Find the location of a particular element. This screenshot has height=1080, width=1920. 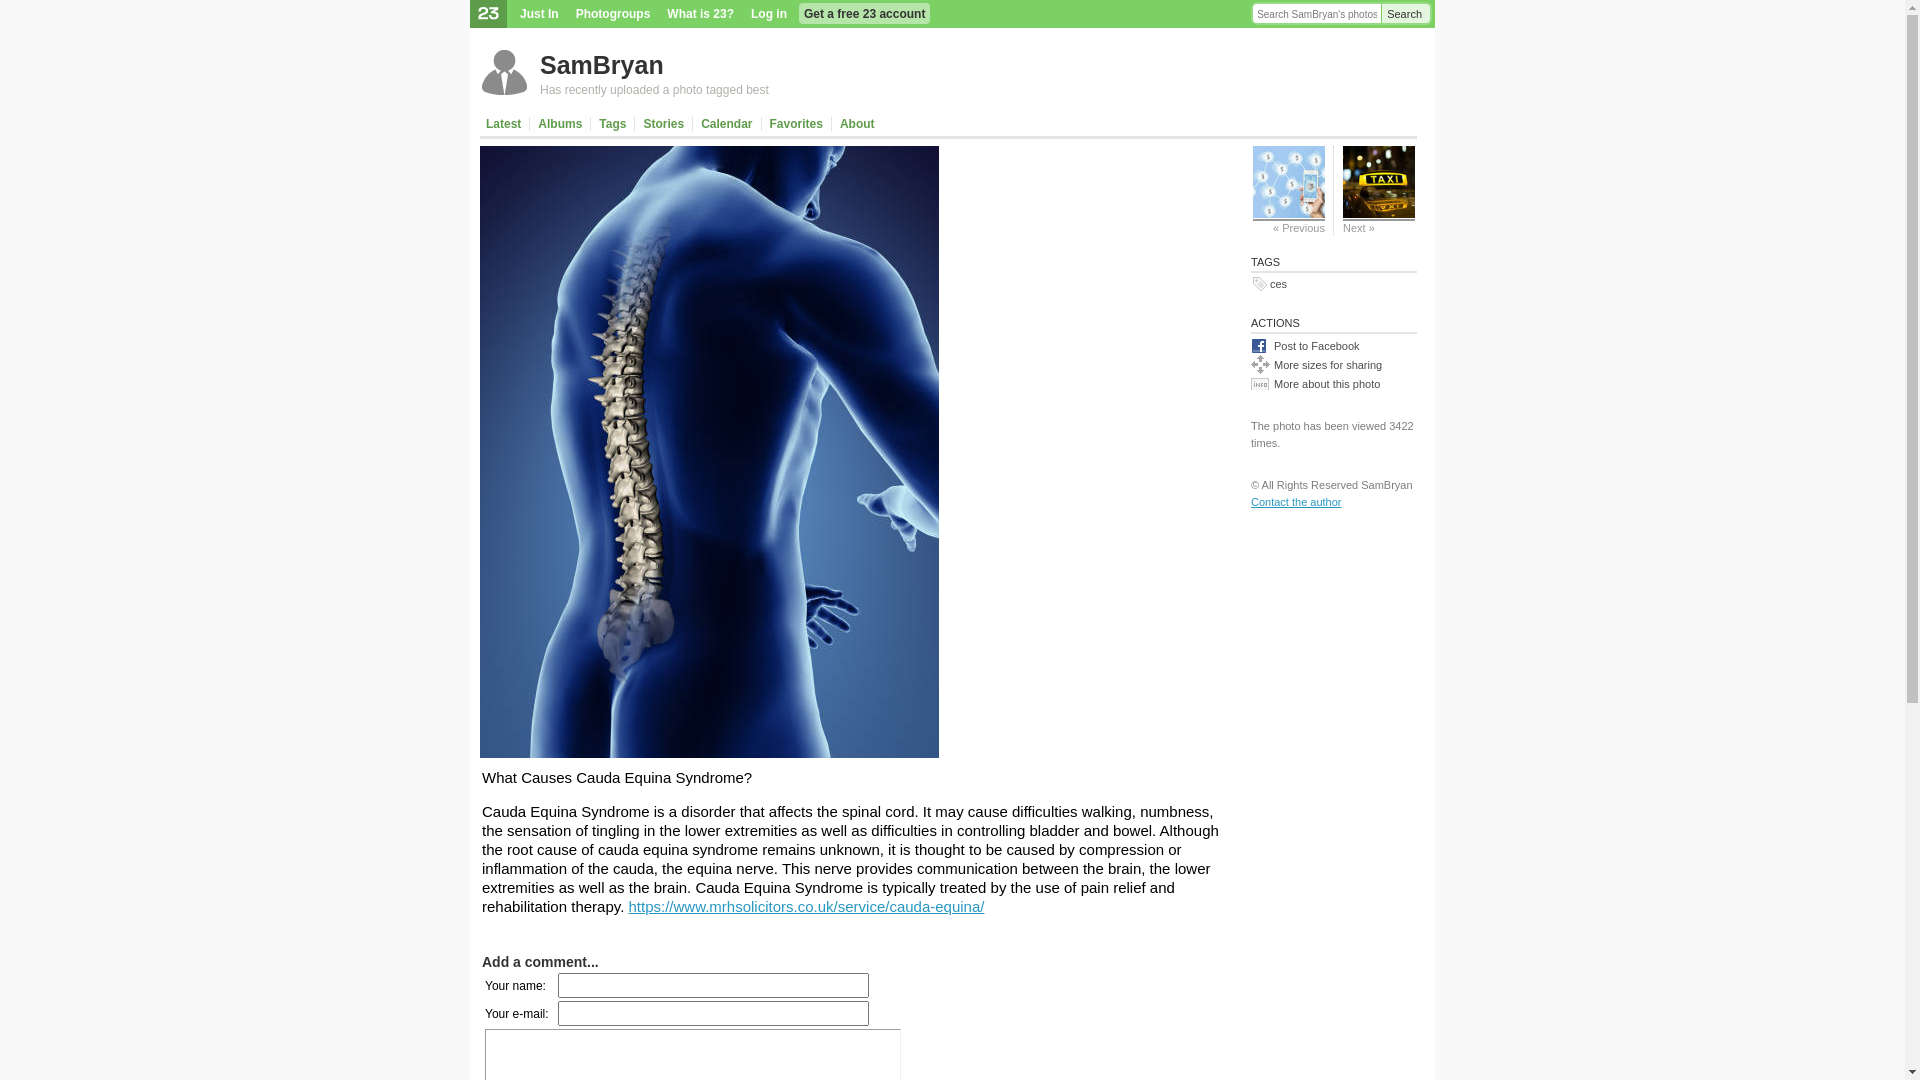

'What is 23?' is located at coordinates (700, 14).